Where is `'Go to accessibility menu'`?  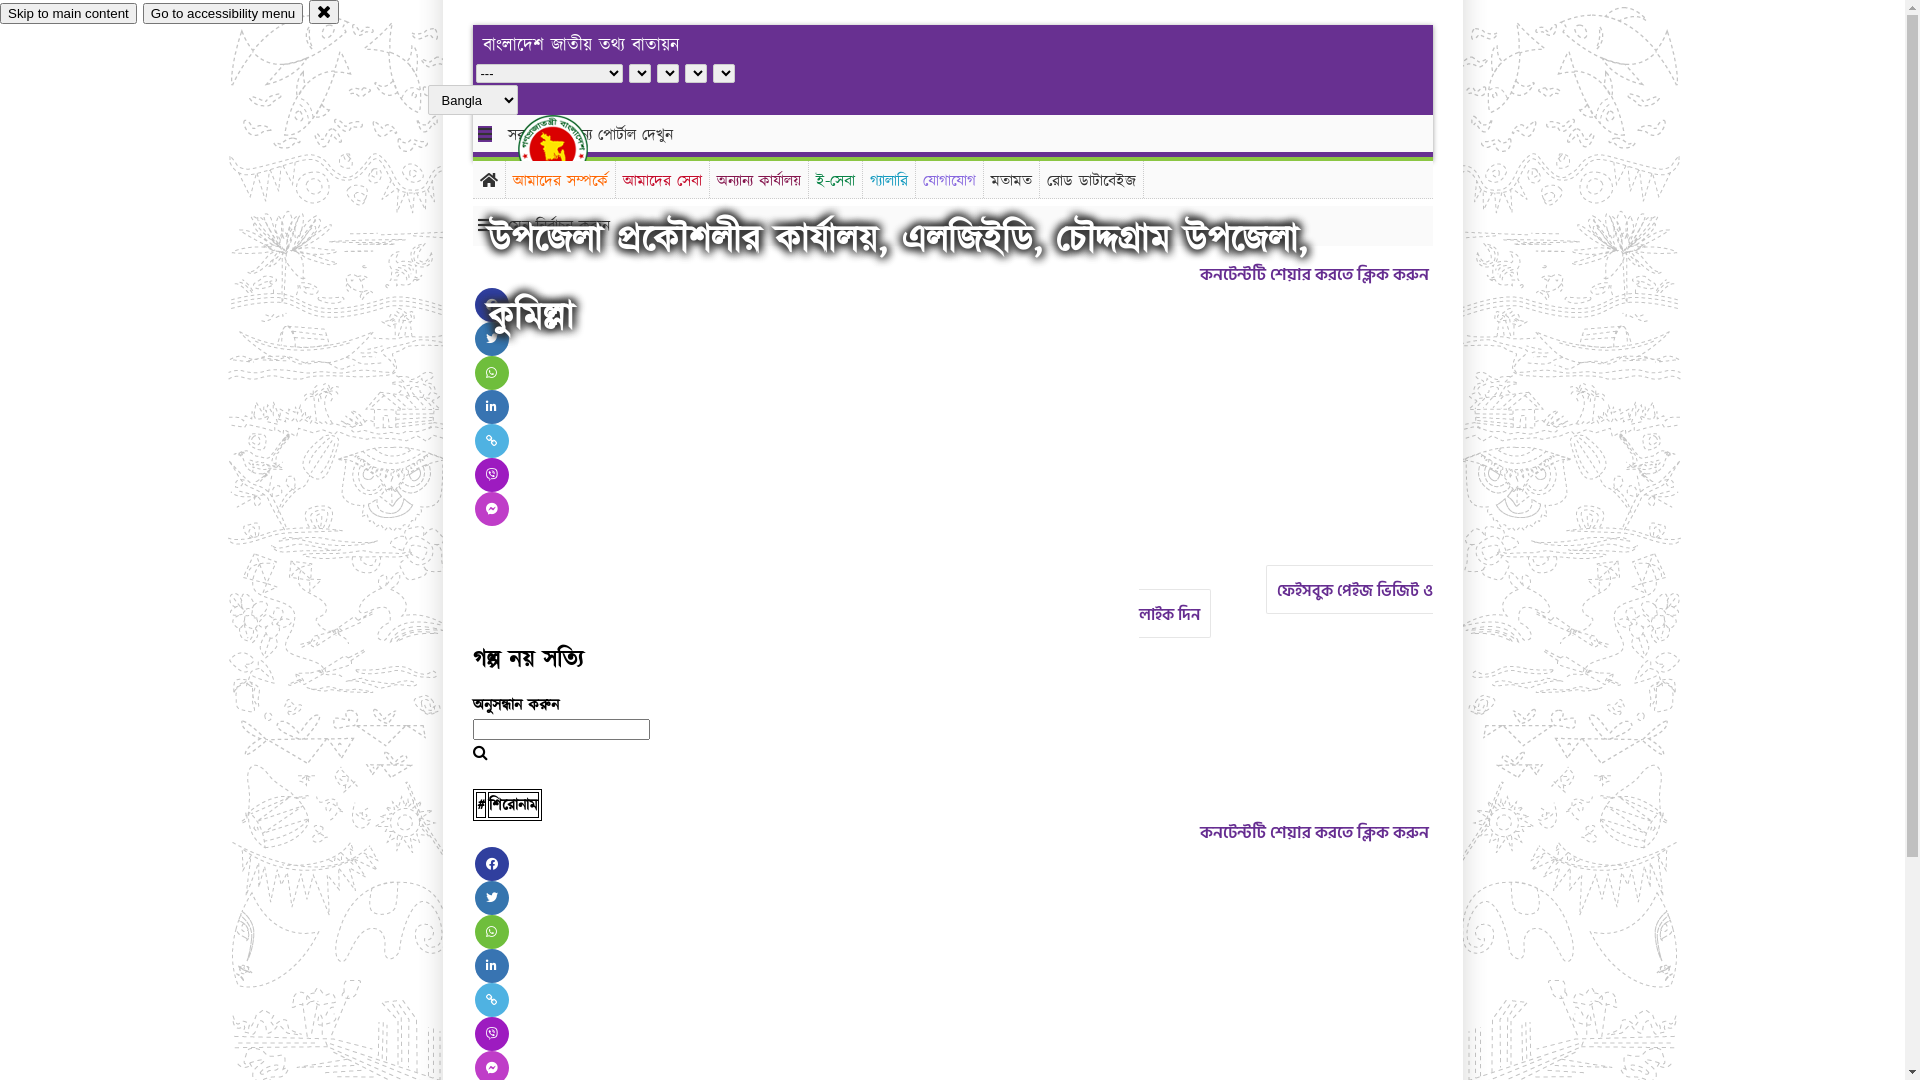
'Go to accessibility menu' is located at coordinates (142, 13).